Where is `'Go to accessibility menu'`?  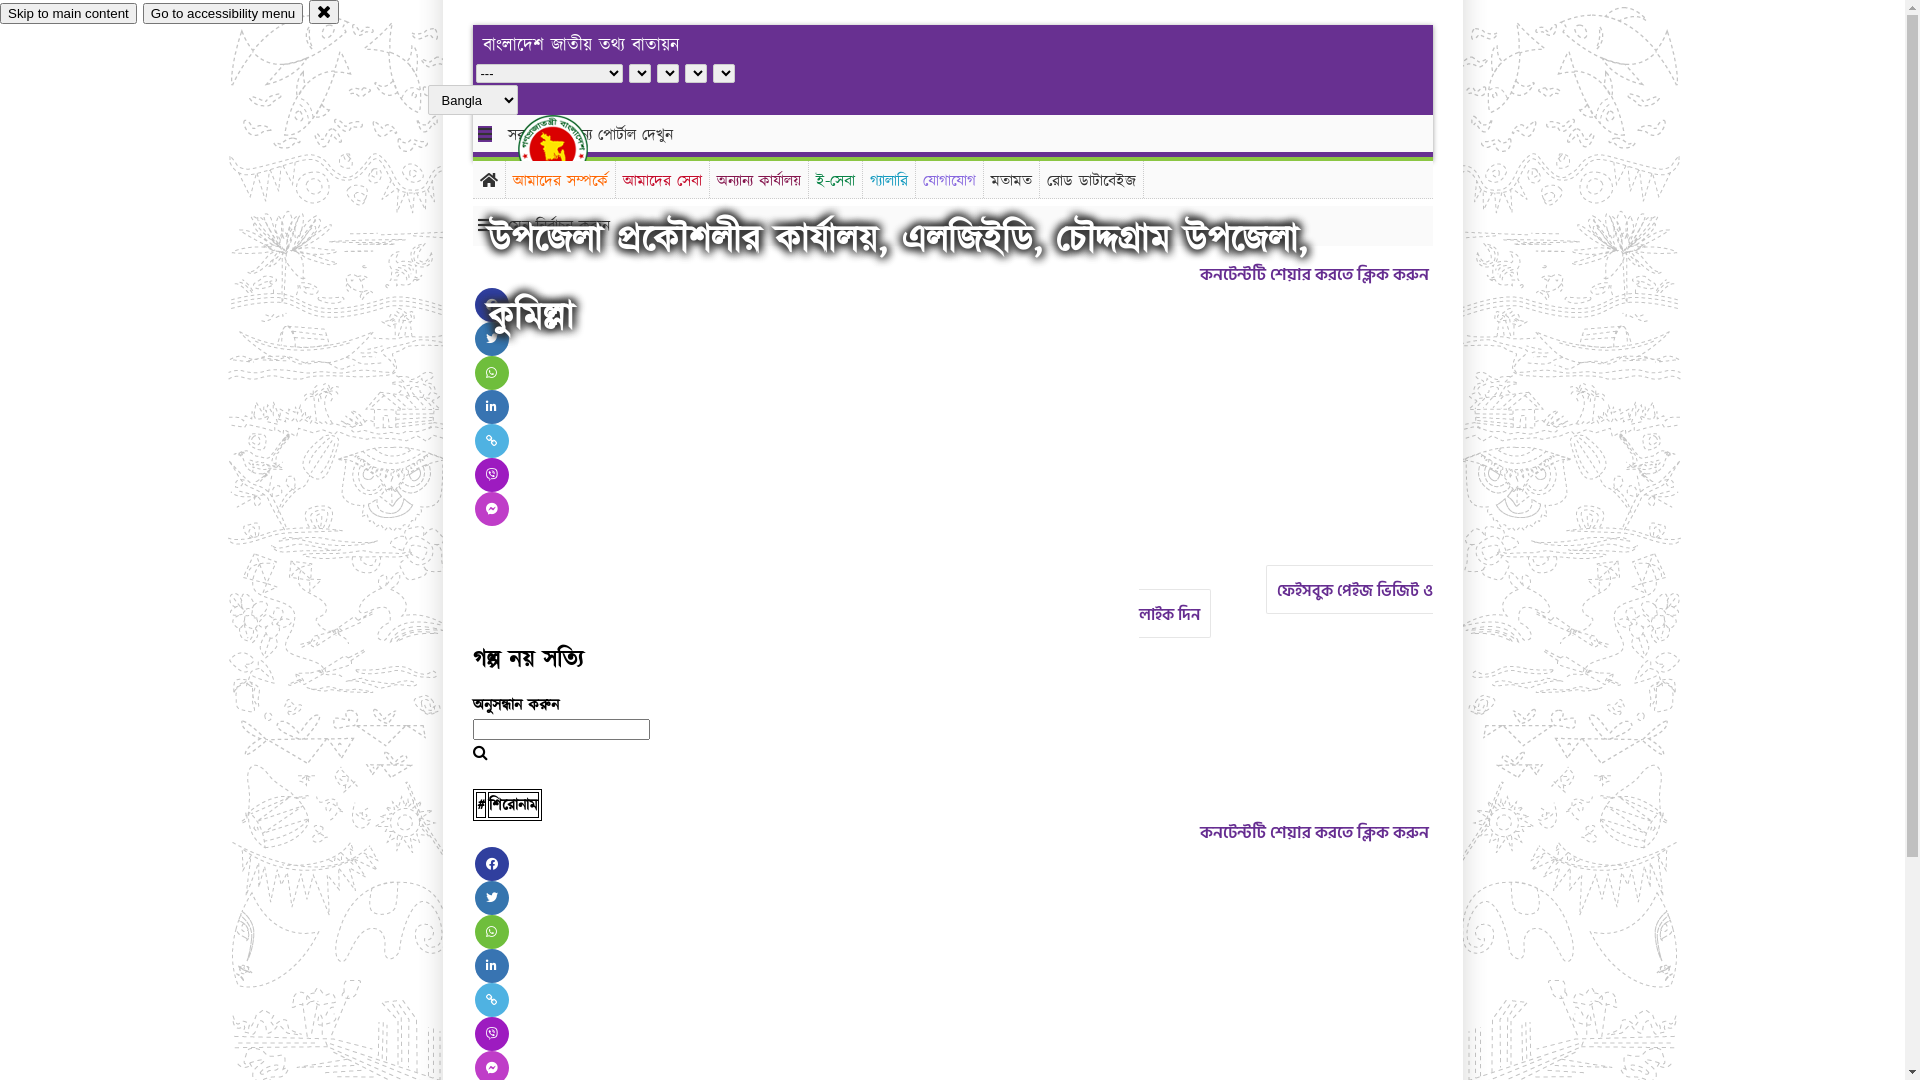
'Go to accessibility menu' is located at coordinates (142, 13).